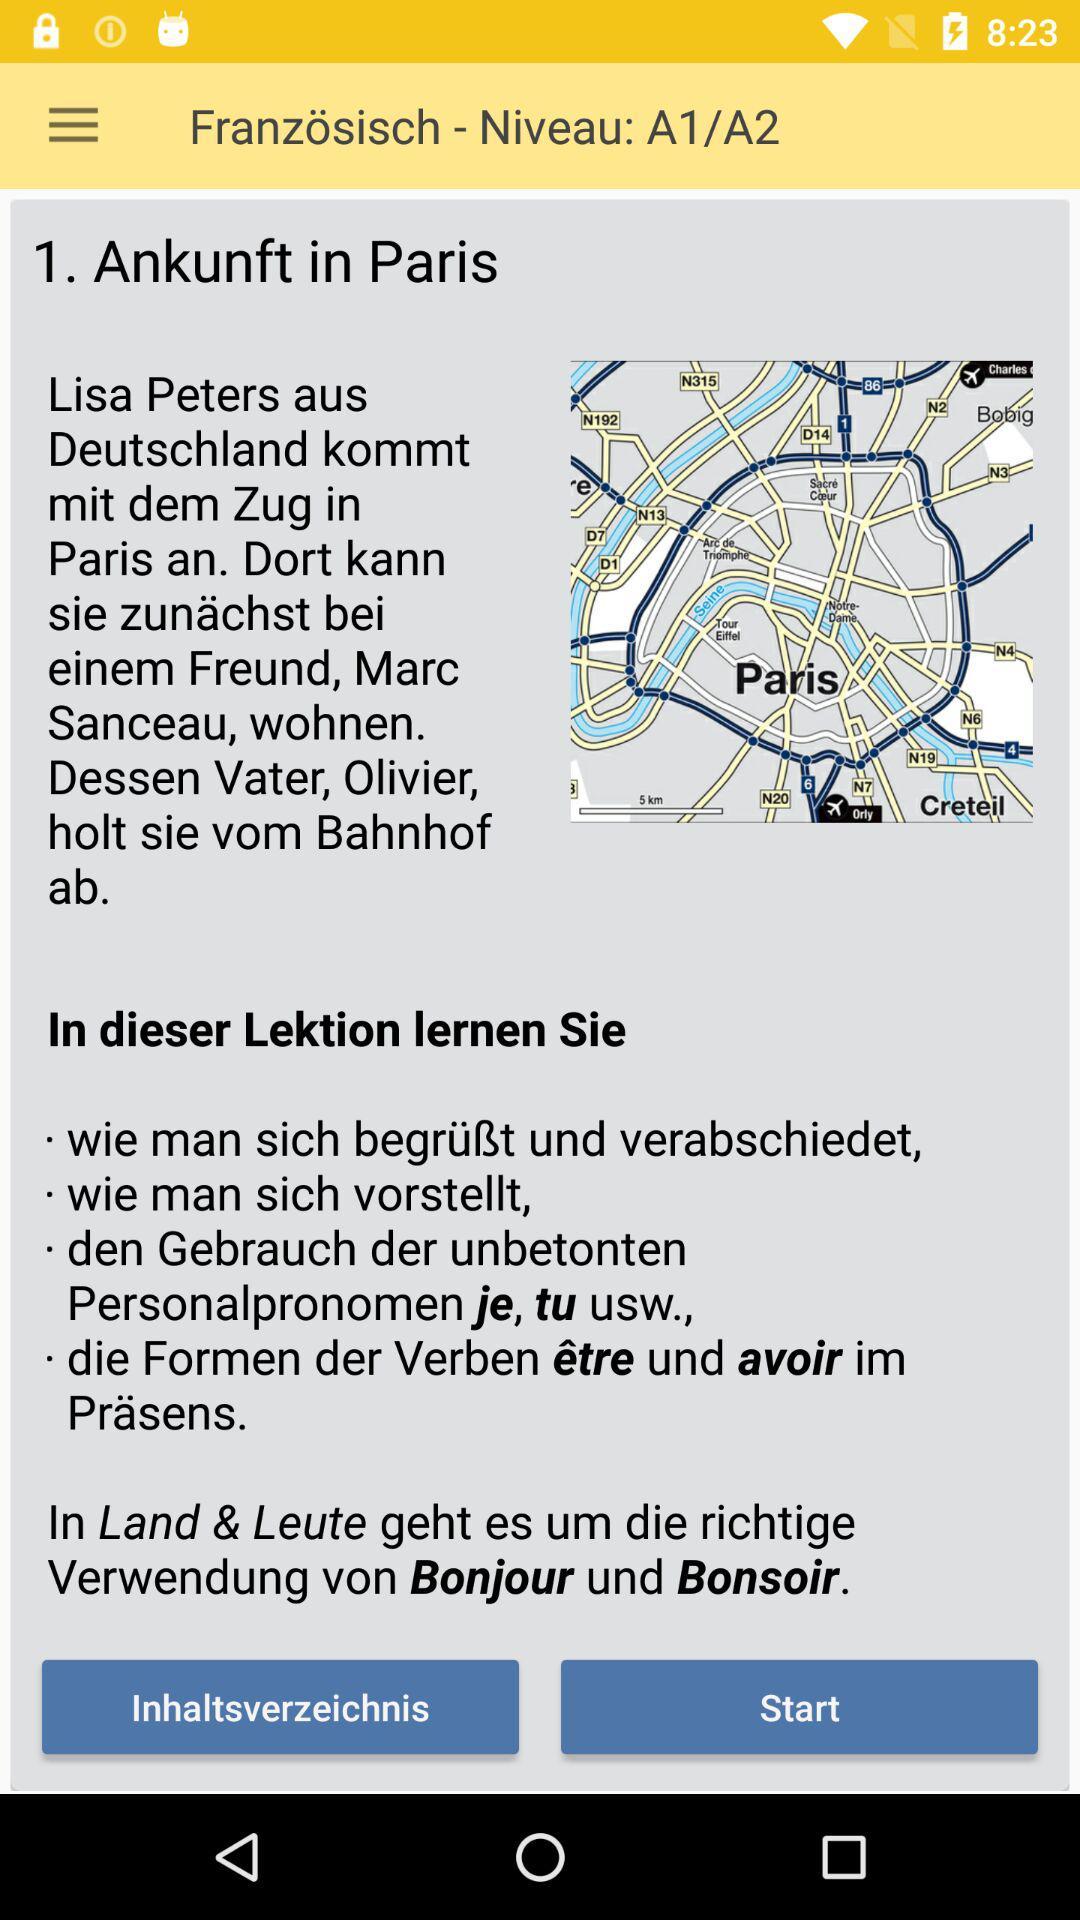 This screenshot has height=1920, width=1080. What do you see at coordinates (280, 1706) in the screenshot?
I see `the icon to the left of start icon` at bounding box center [280, 1706].